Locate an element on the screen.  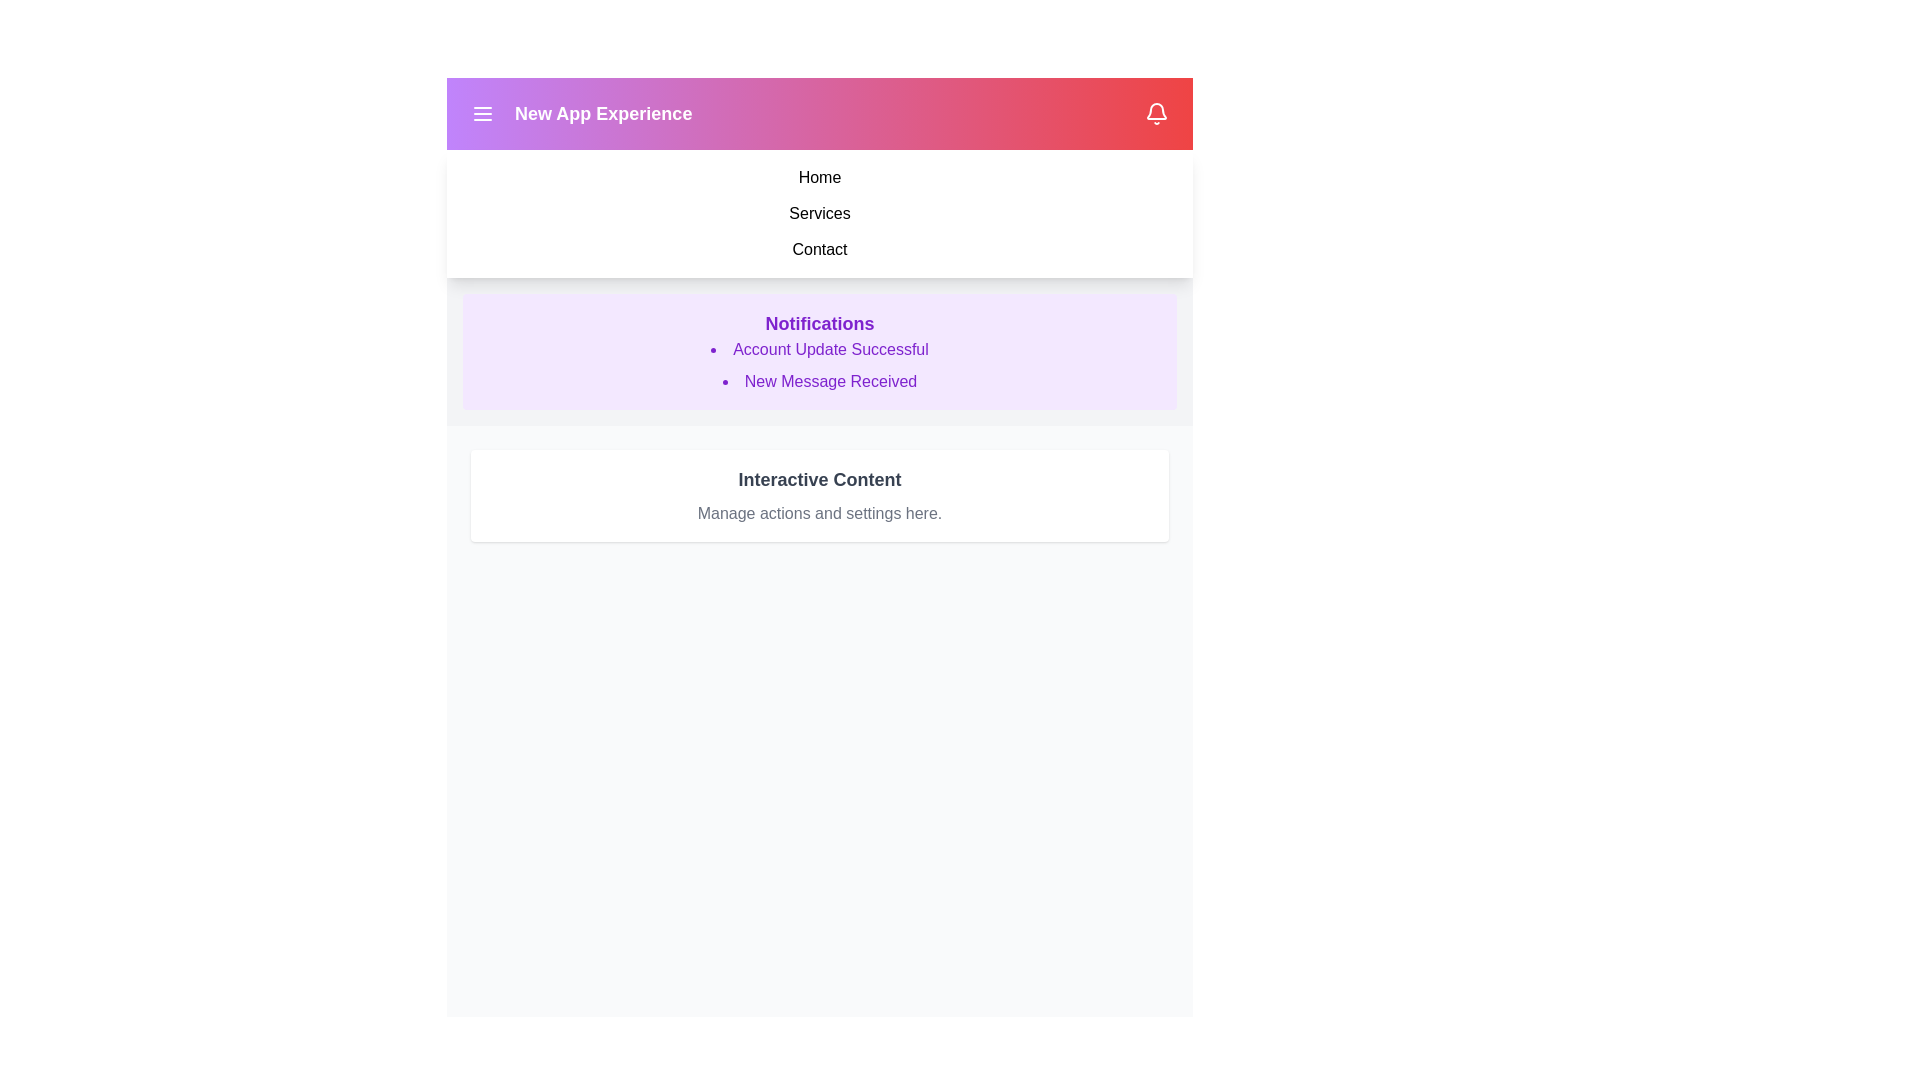
the menu item Services from the navigation menu is located at coordinates (820, 213).